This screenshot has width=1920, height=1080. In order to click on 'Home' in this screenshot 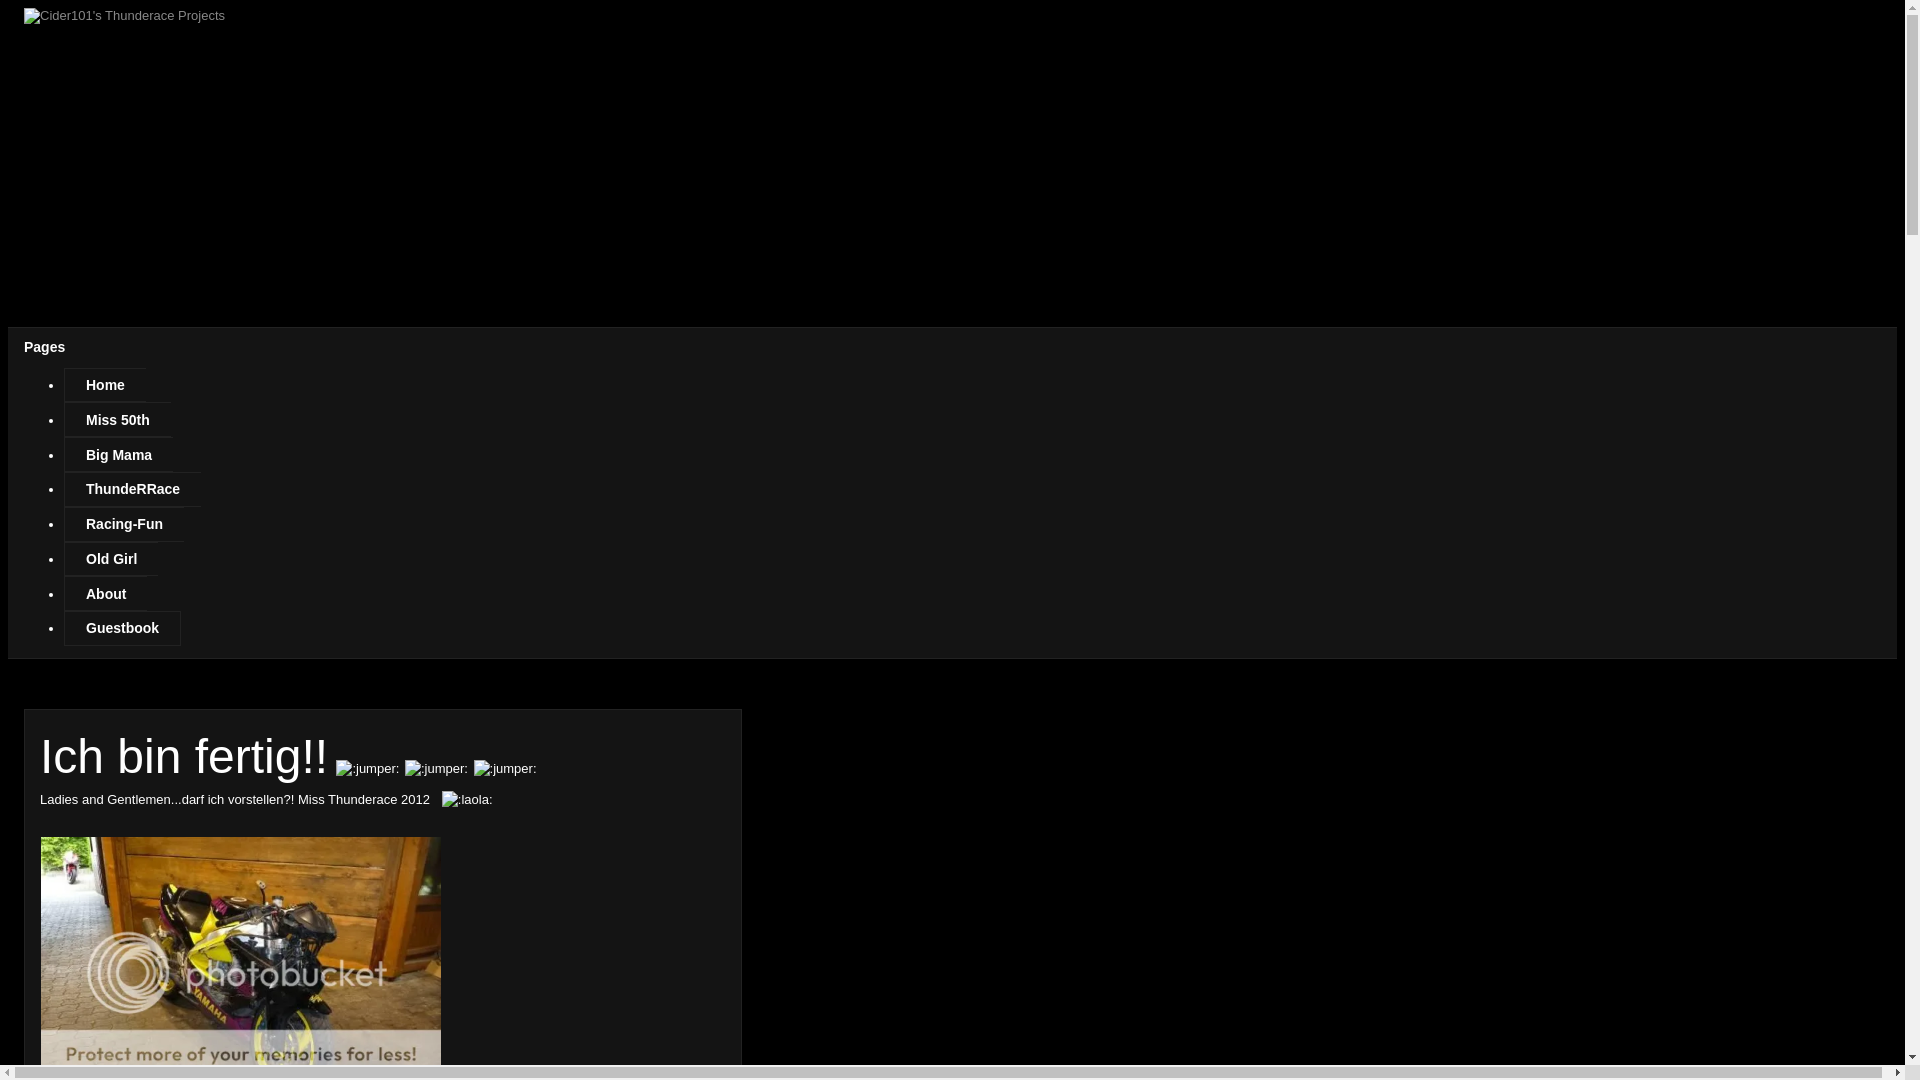, I will do `click(104, 385)`.